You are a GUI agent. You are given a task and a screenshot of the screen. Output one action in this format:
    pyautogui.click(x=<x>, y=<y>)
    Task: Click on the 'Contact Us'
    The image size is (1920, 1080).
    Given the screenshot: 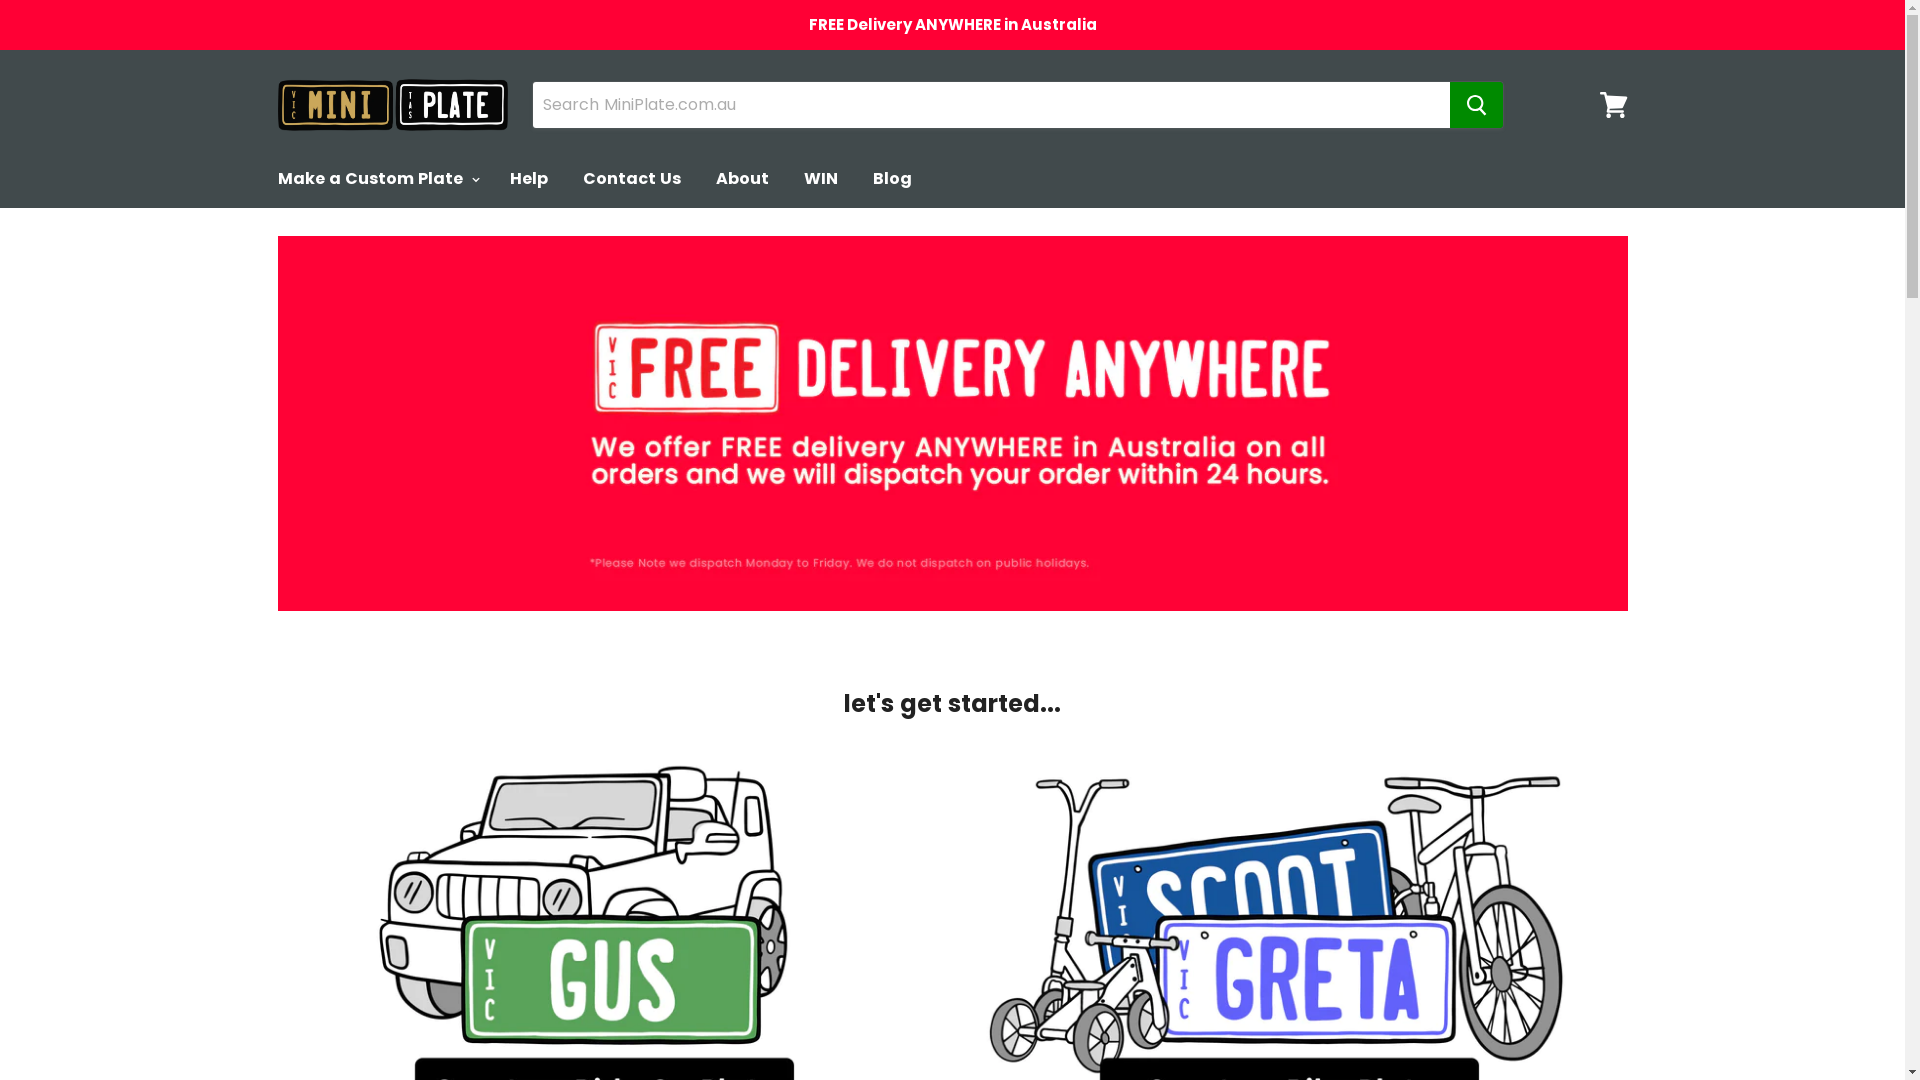 What is the action you would take?
    pyautogui.click(x=631, y=177)
    